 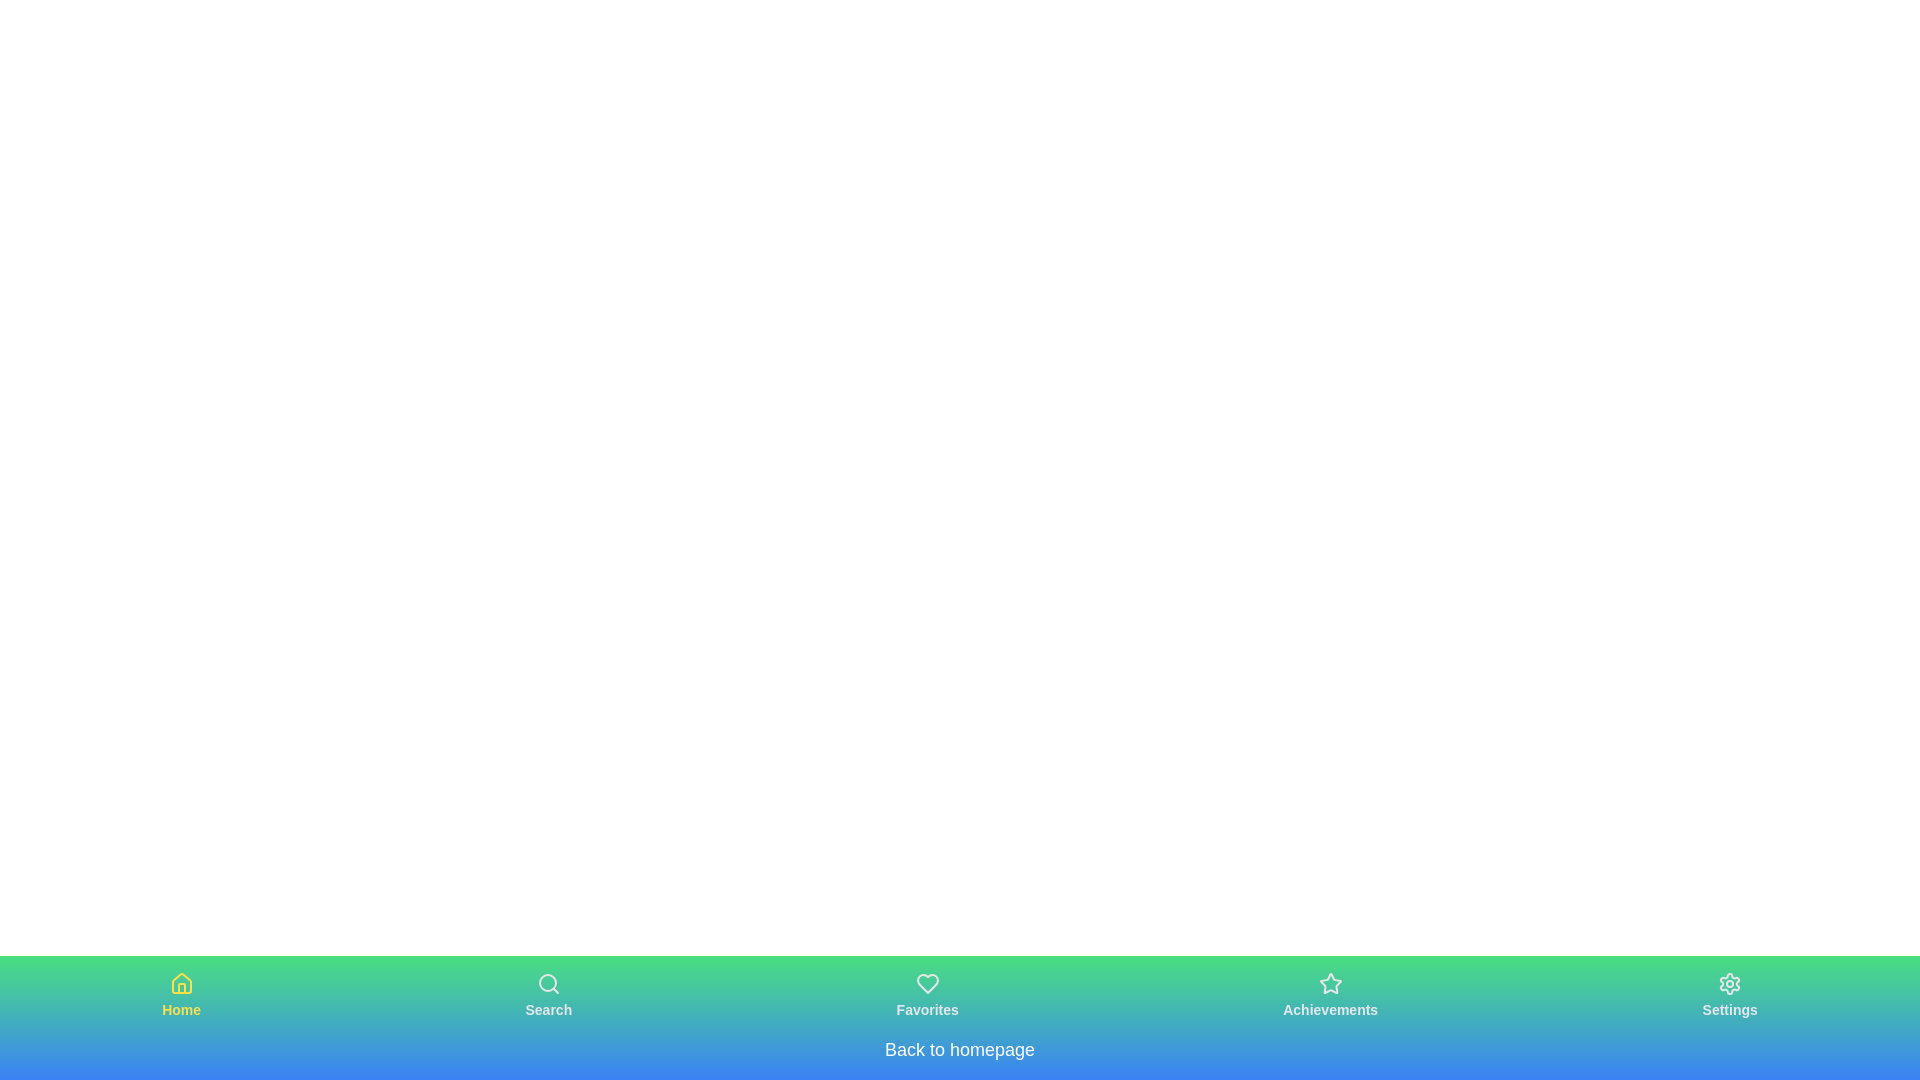 I want to click on the tab labeled Favorites, so click(x=925, y=995).